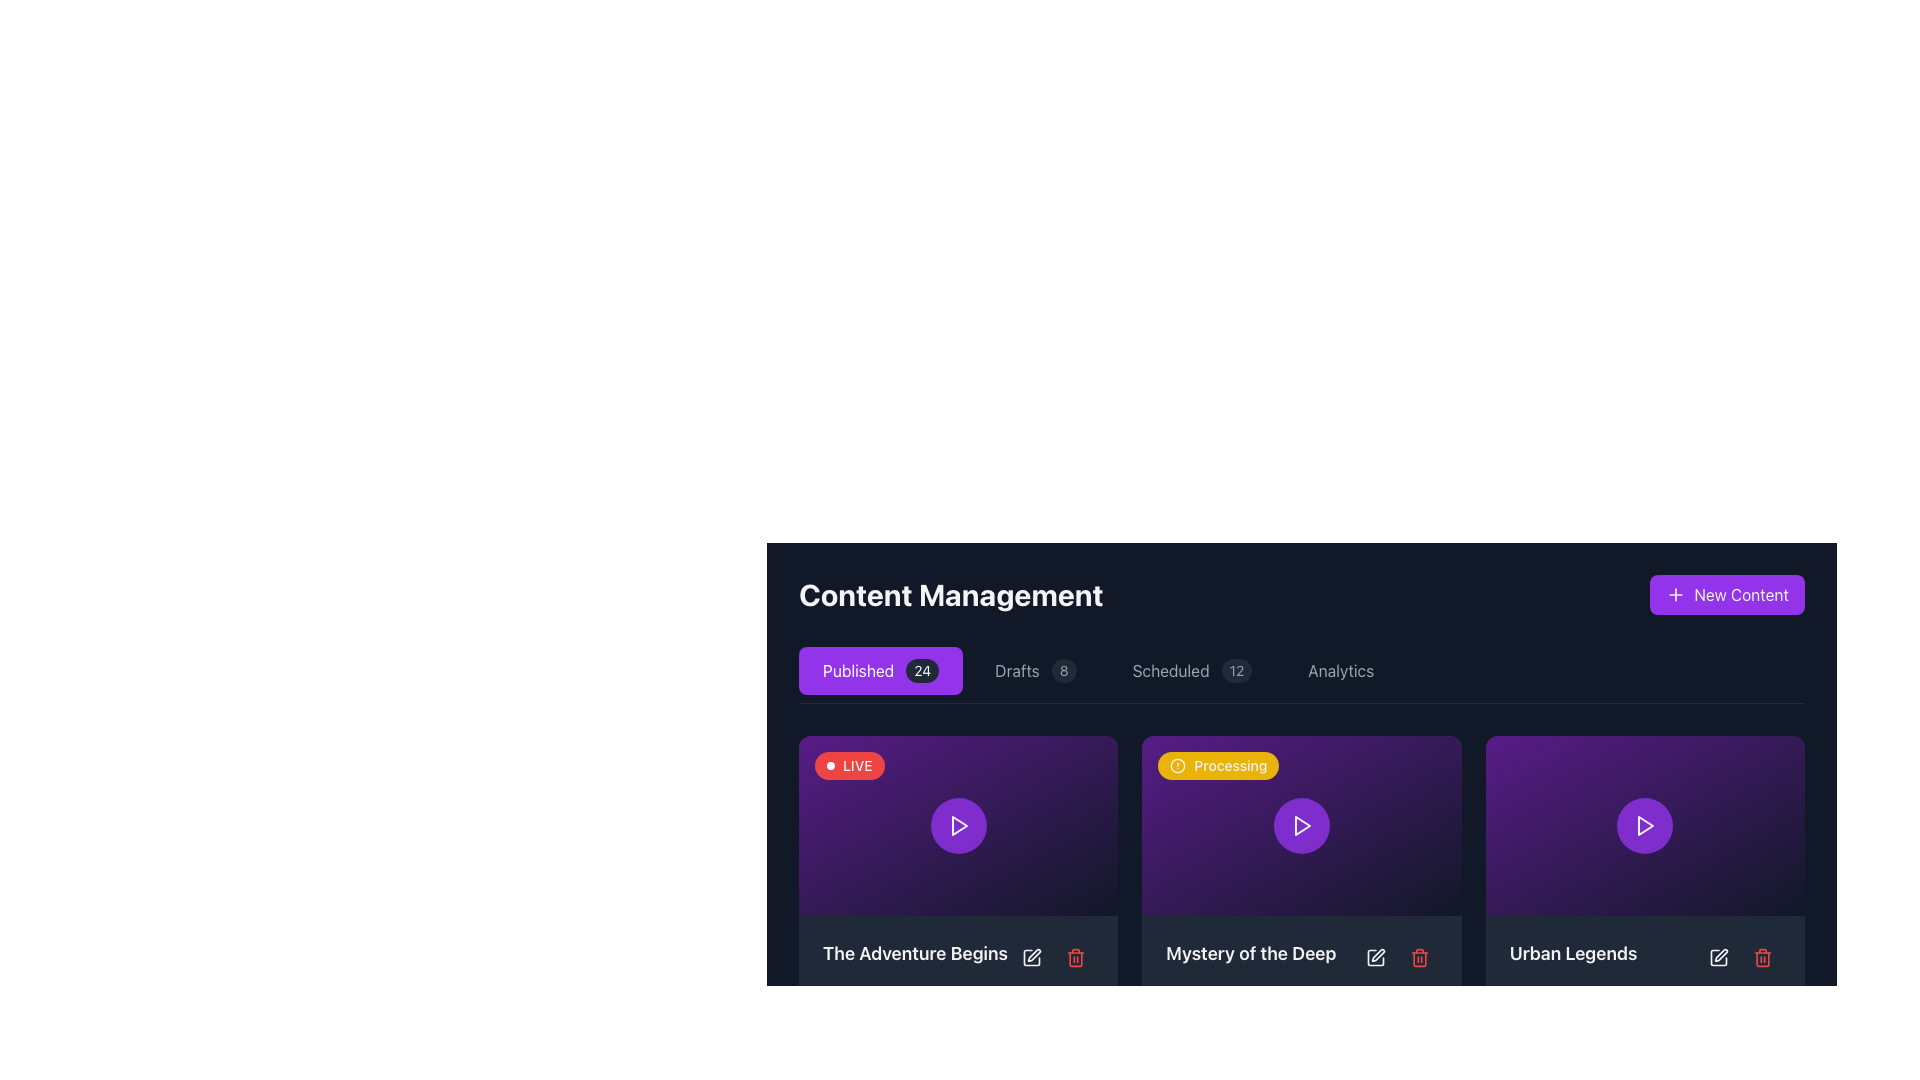  What do you see at coordinates (1726, 593) in the screenshot?
I see `the rectangular button with a purple background labeled 'New Content', which features a white 'plus' icon` at bounding box center [1726, 593].